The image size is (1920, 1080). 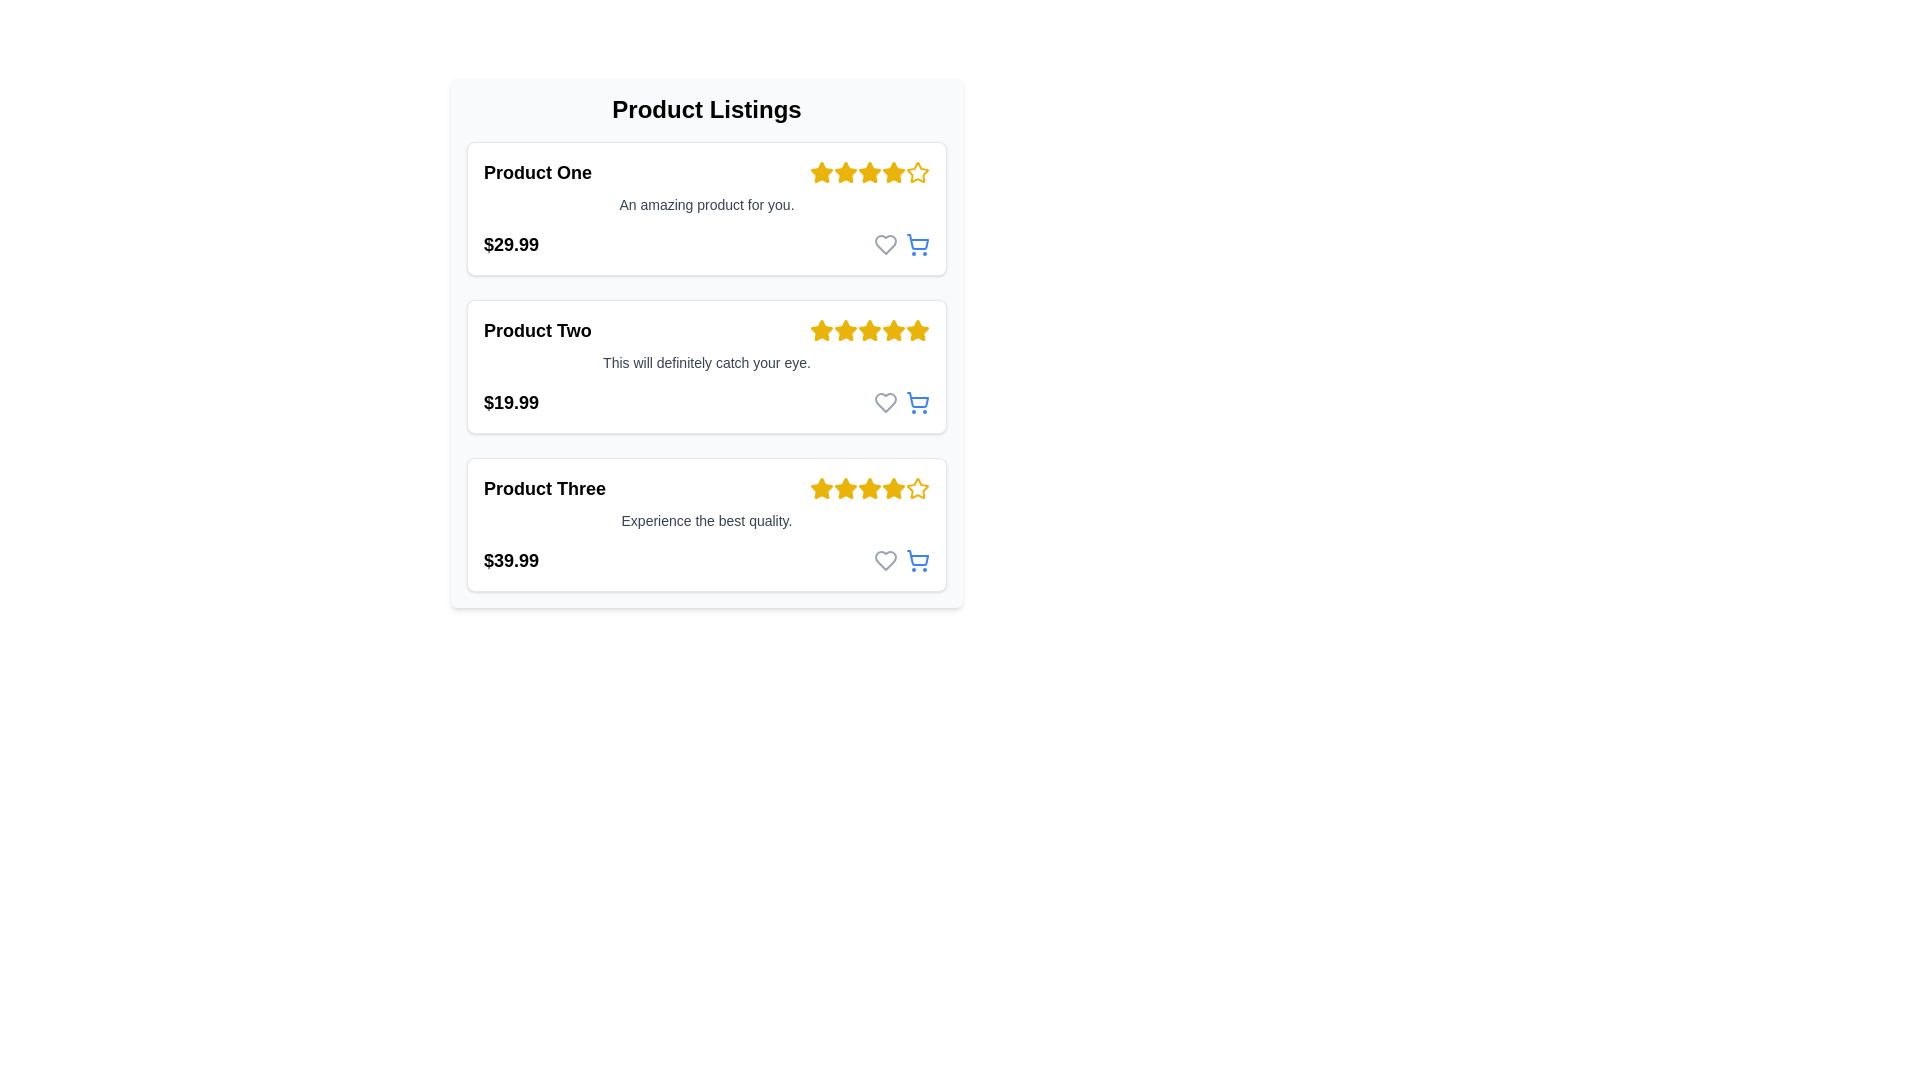 What do you see at coordinates (537, 172) in the screenshot?
I see `the text label saying 'Product One' located at the top left of the first product listing card` at bounding box center [537, 172].